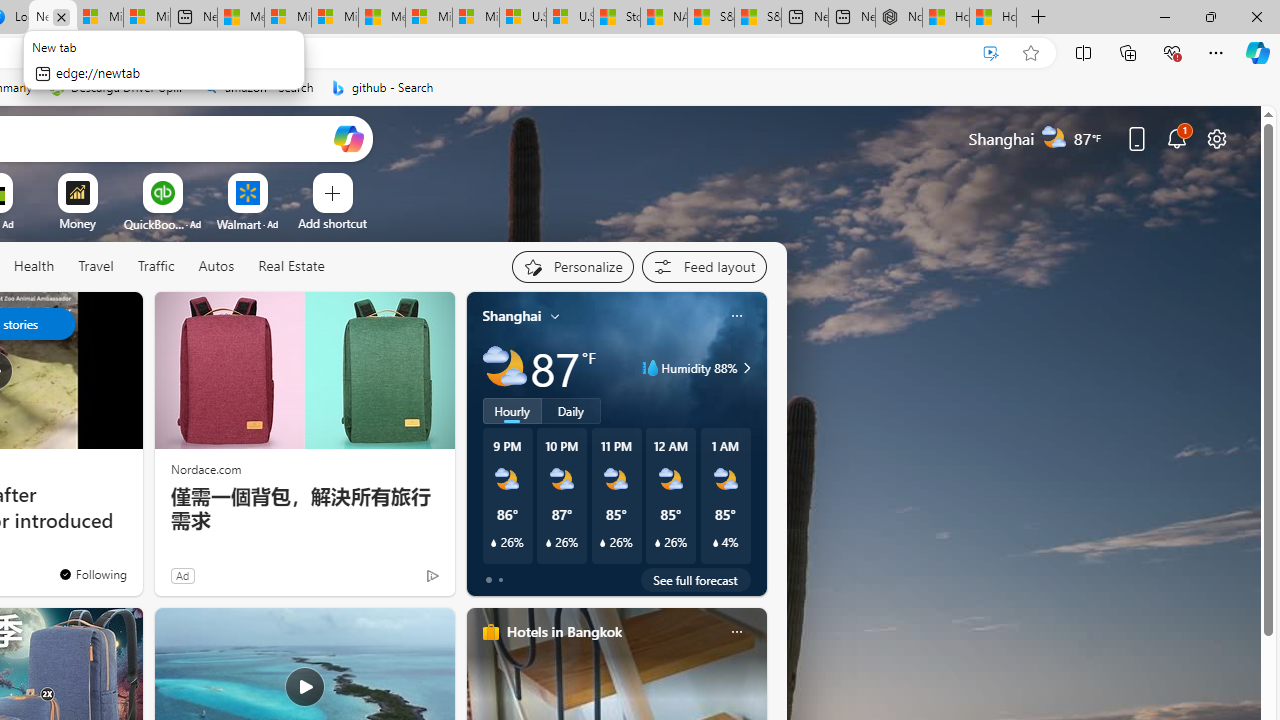 This screenshot has width=1280, height=720. What do you see at coordinates (287, 17) in the screenshot?
I see `'Microsoft account | Privacy'` at bounding box center [287, 17].